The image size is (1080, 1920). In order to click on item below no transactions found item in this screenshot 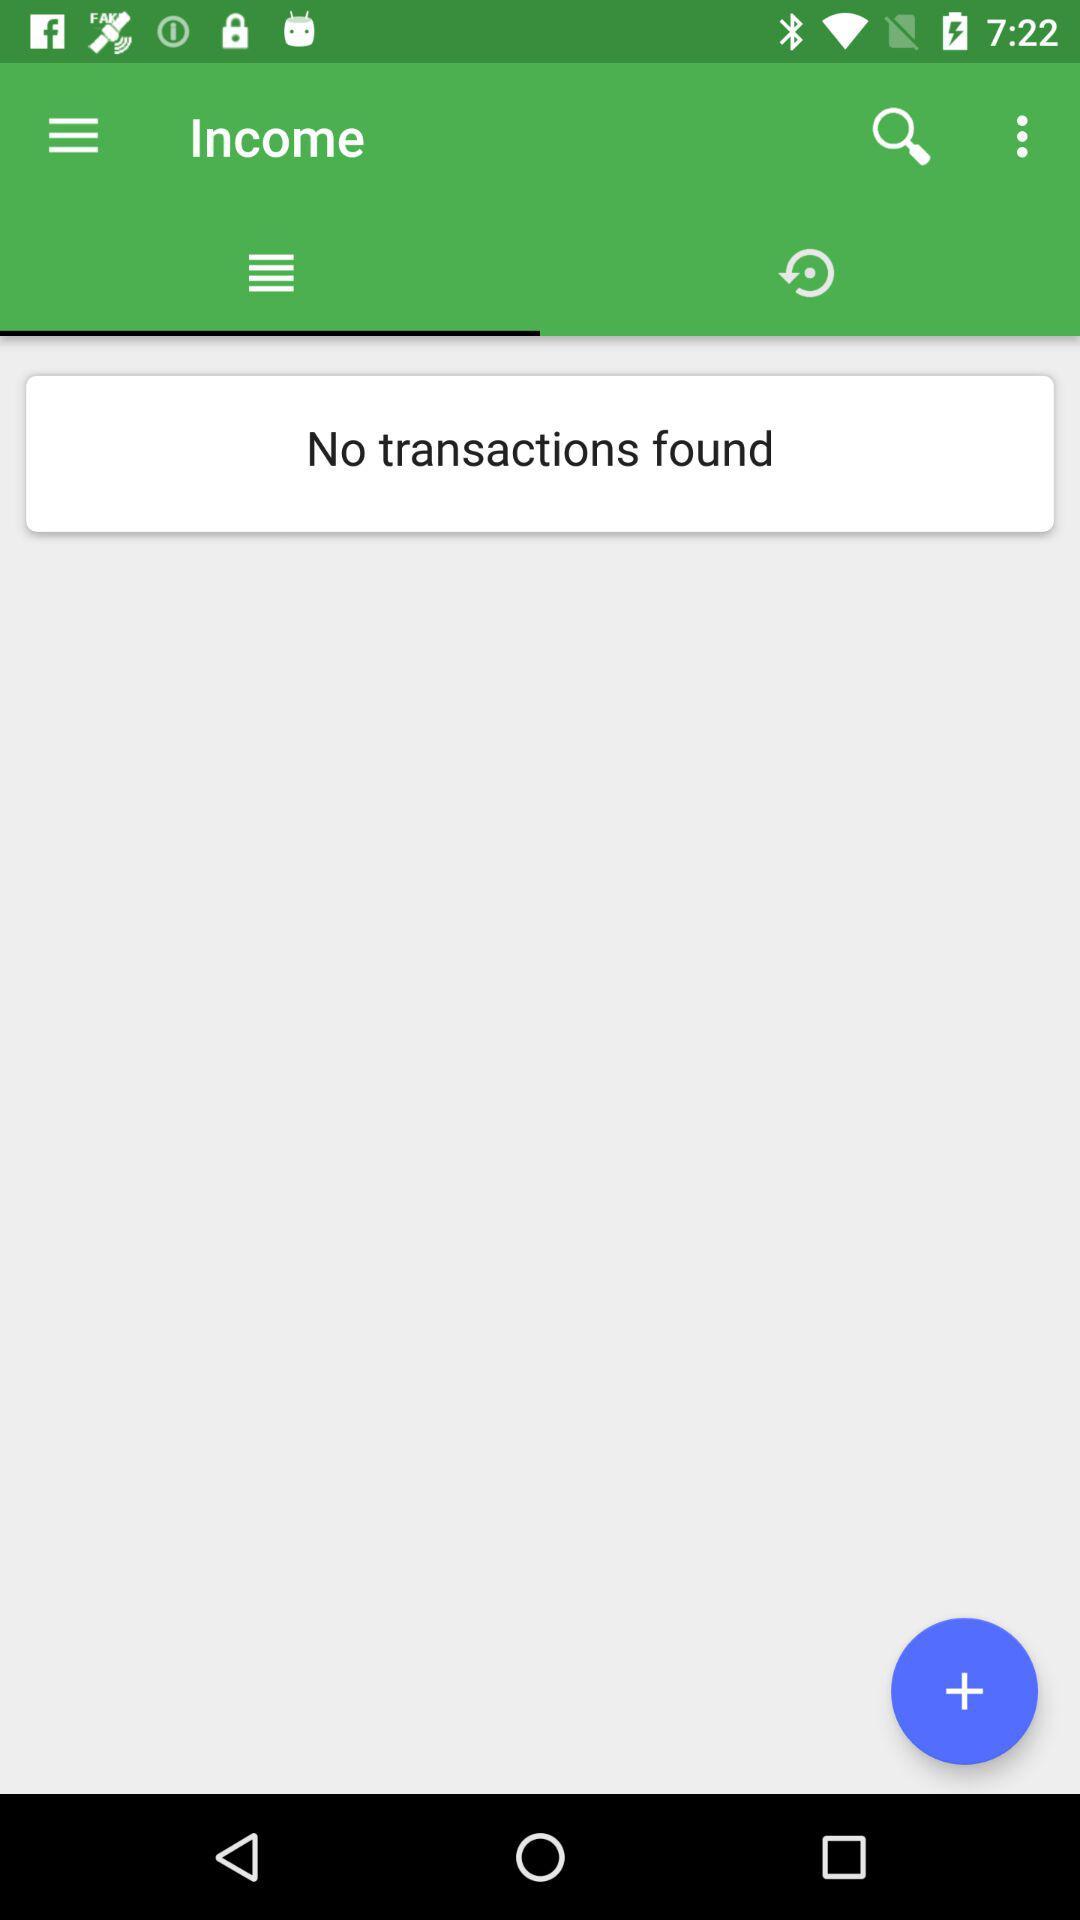, I will do `click(963, 1690)`.